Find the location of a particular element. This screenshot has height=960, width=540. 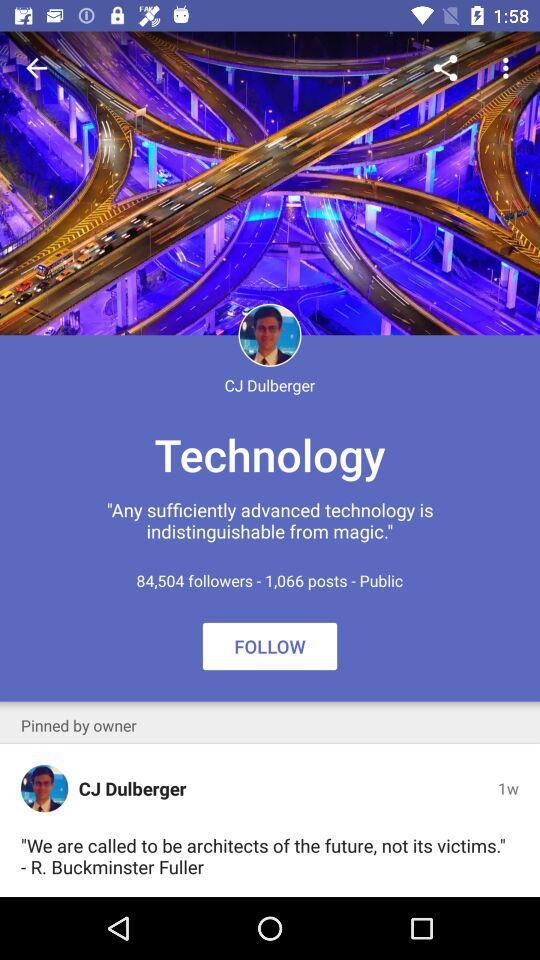

icon above the we are called icon is located at coordinates (270, 645).